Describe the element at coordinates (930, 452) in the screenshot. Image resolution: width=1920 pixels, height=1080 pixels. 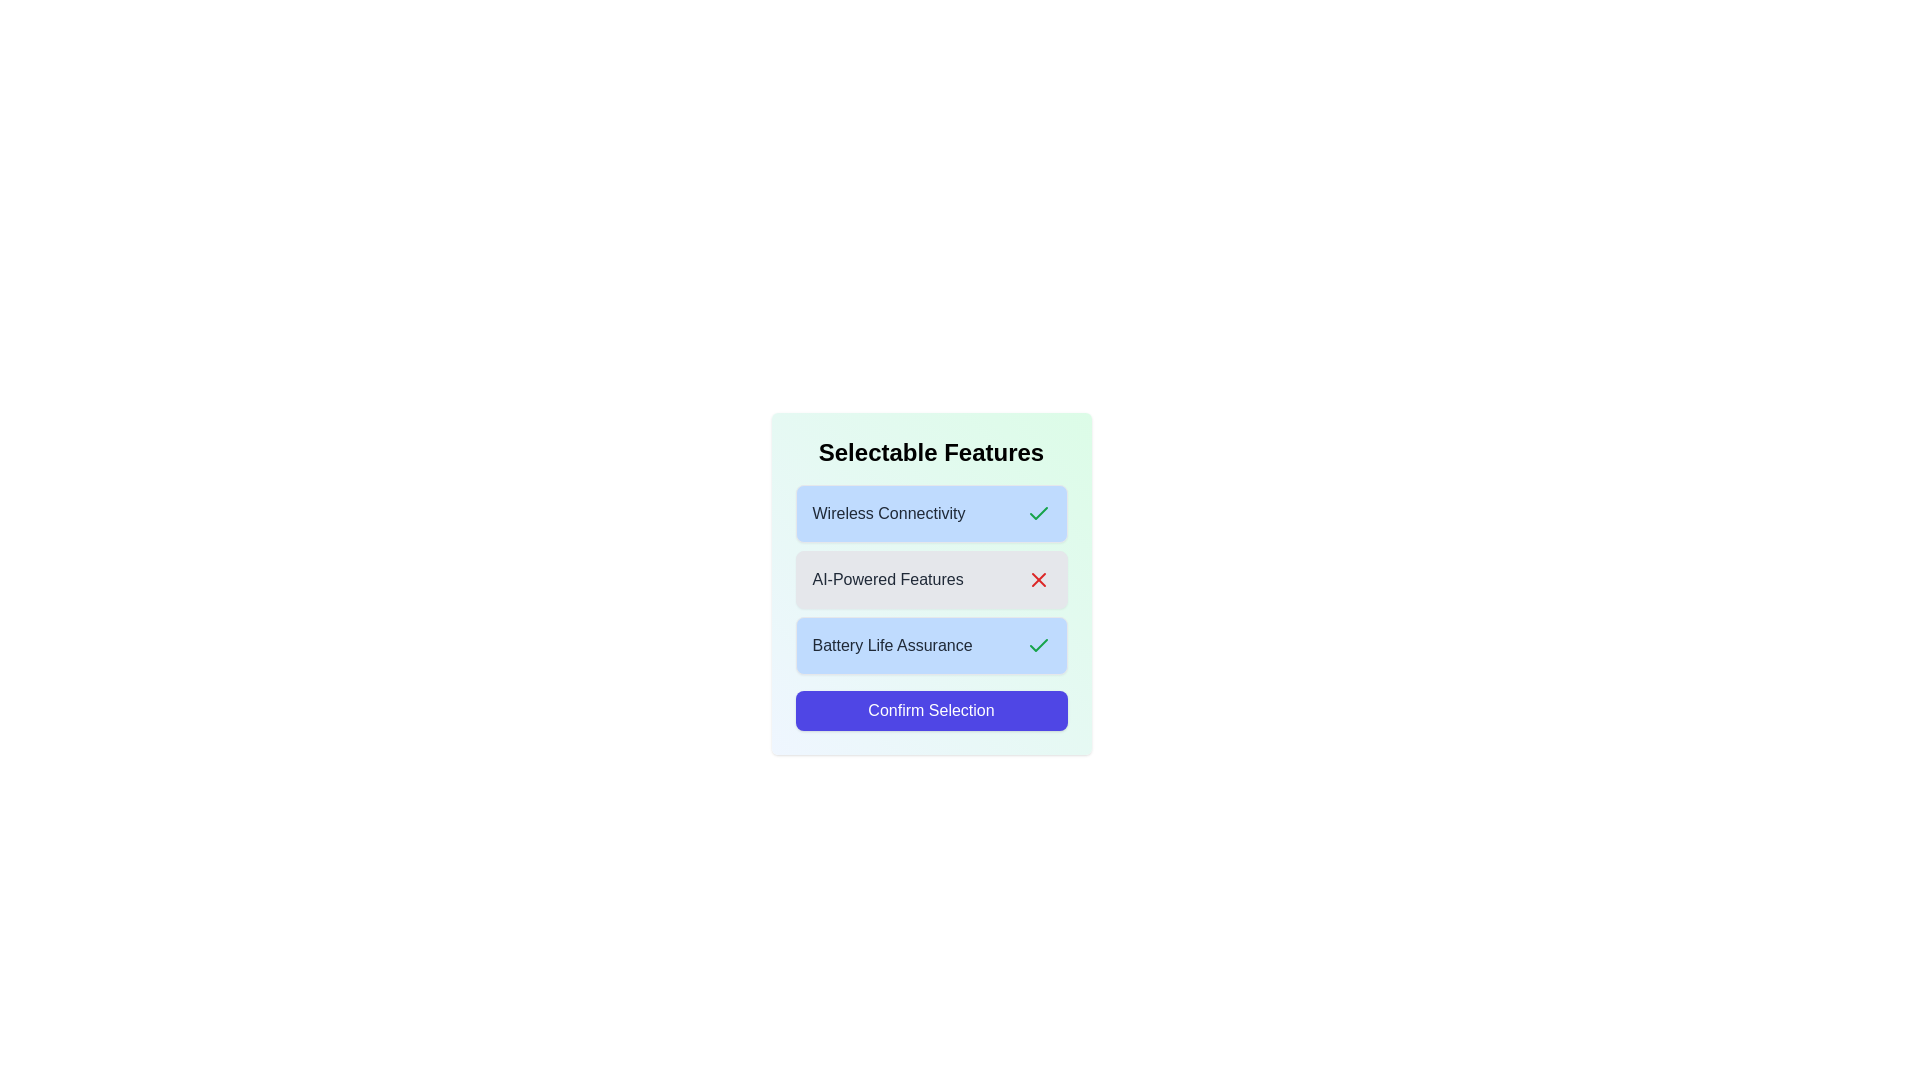
I see `the 'Selectable Features' text label, which is bold and centered at the top of a card-like layout` at that location.